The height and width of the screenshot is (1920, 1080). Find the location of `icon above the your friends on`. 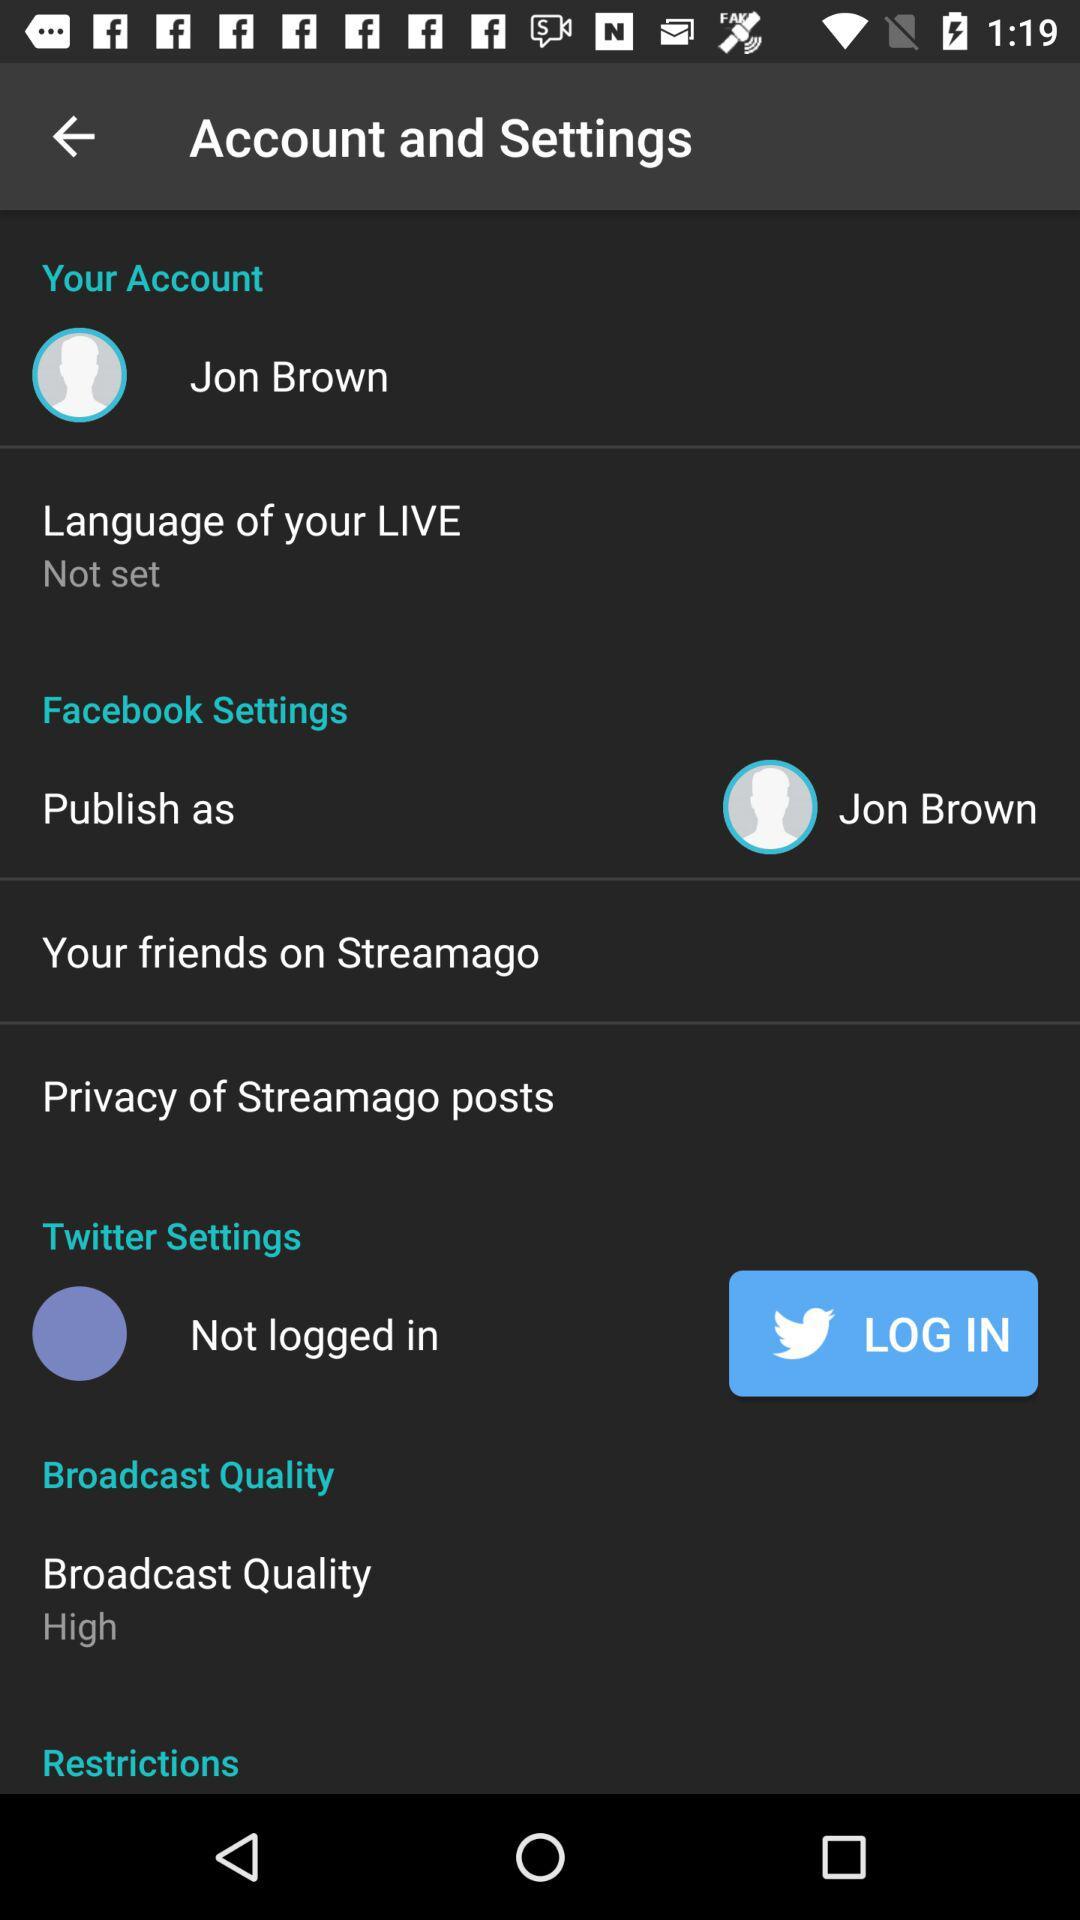

icon above the your friends on is located at coordinates (137, 806).